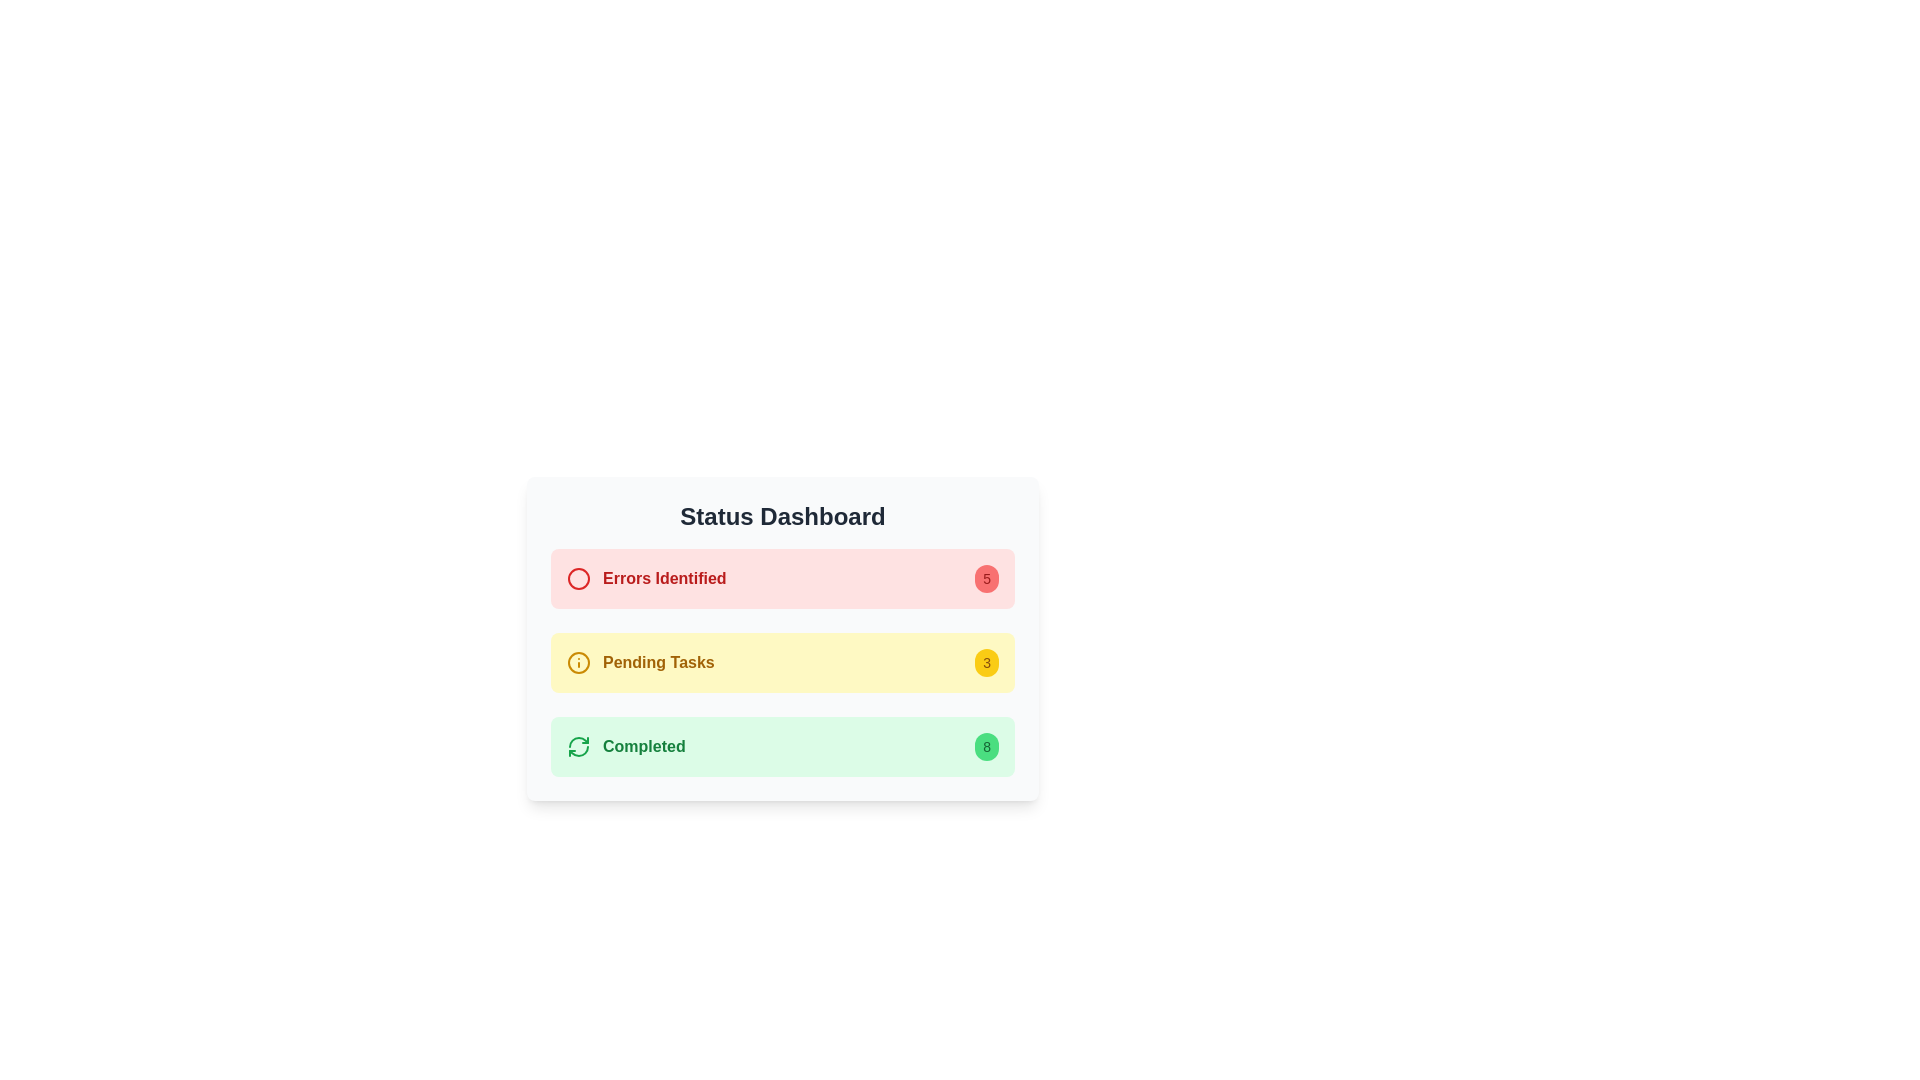  What do you see at coordinates (987, 747) in the screenshot?
I see `the displayed information on the small rounded rectangular green badge showing the number '8', located at the far-right side of the 'Completed' section` at bounding box center [987, 747].